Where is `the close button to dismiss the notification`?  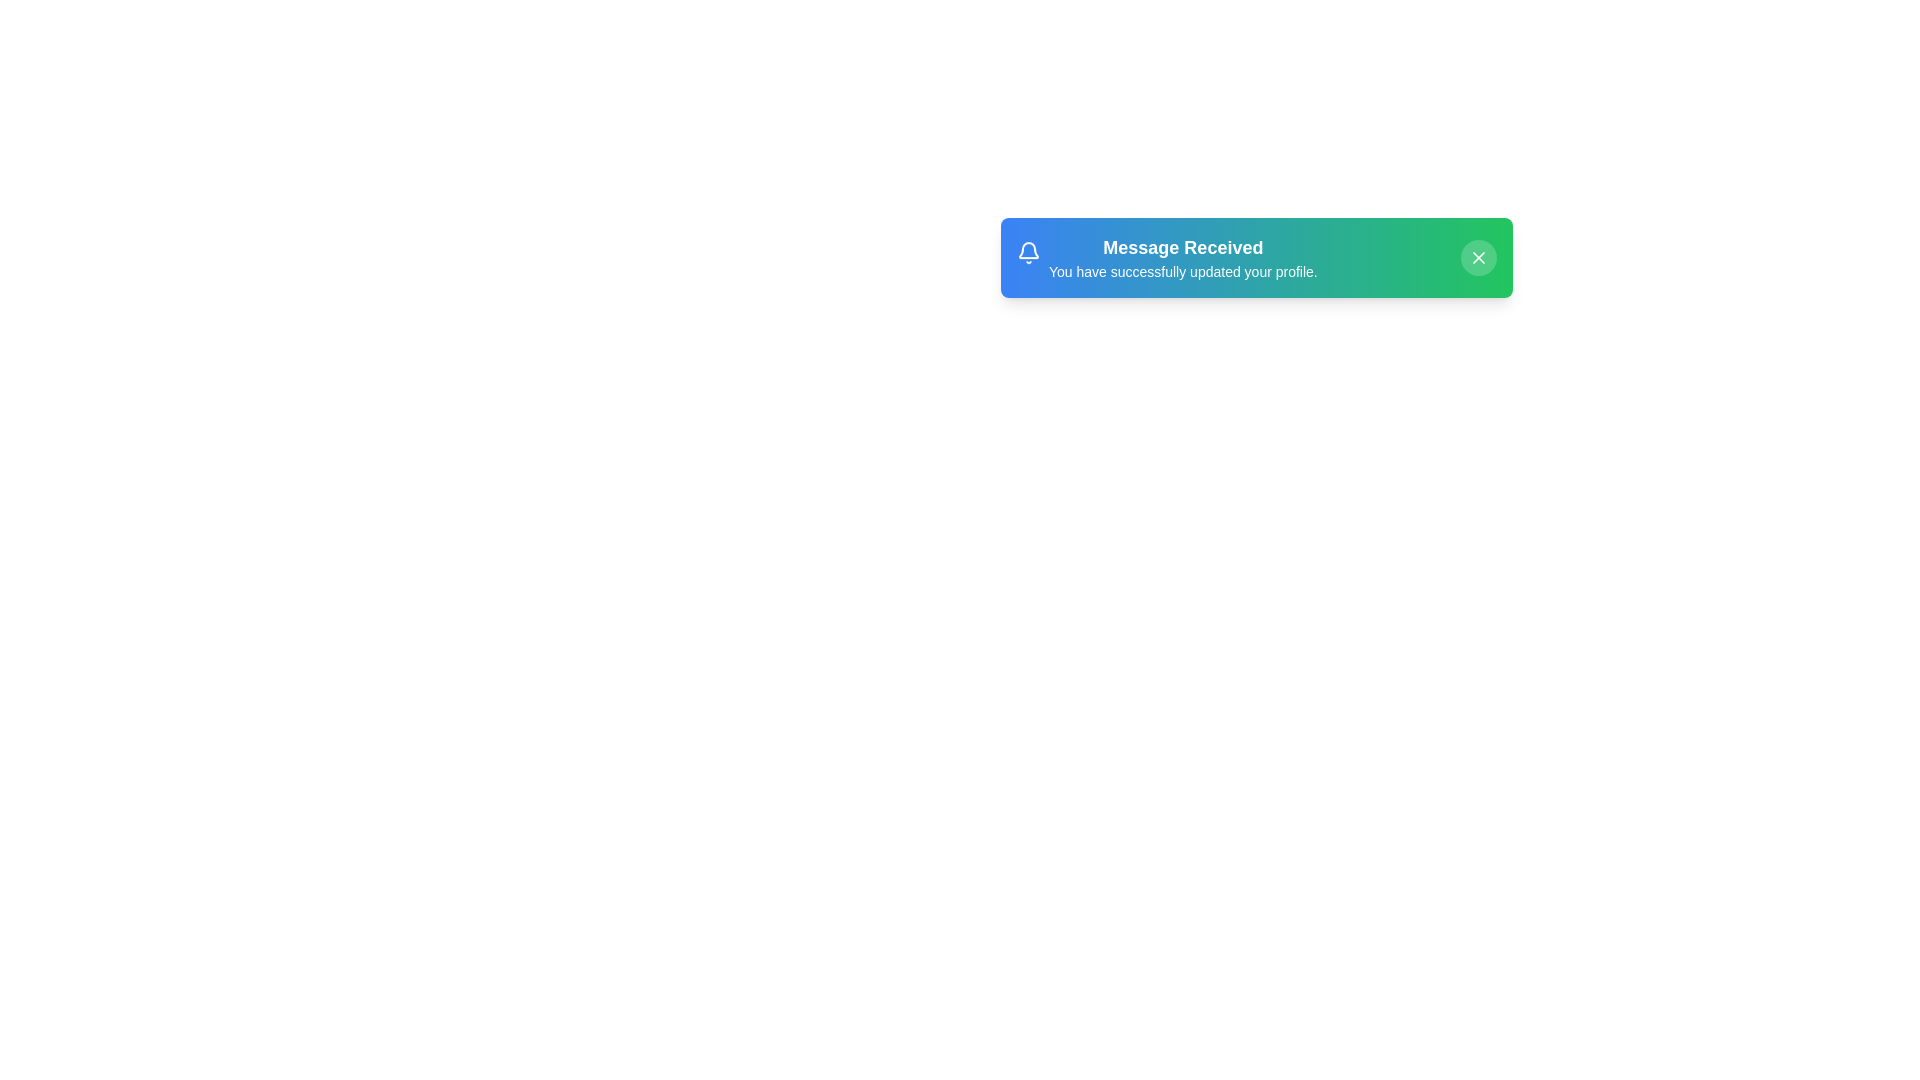
the close button to dismiss the notification is located at coordinates (1478, 257).